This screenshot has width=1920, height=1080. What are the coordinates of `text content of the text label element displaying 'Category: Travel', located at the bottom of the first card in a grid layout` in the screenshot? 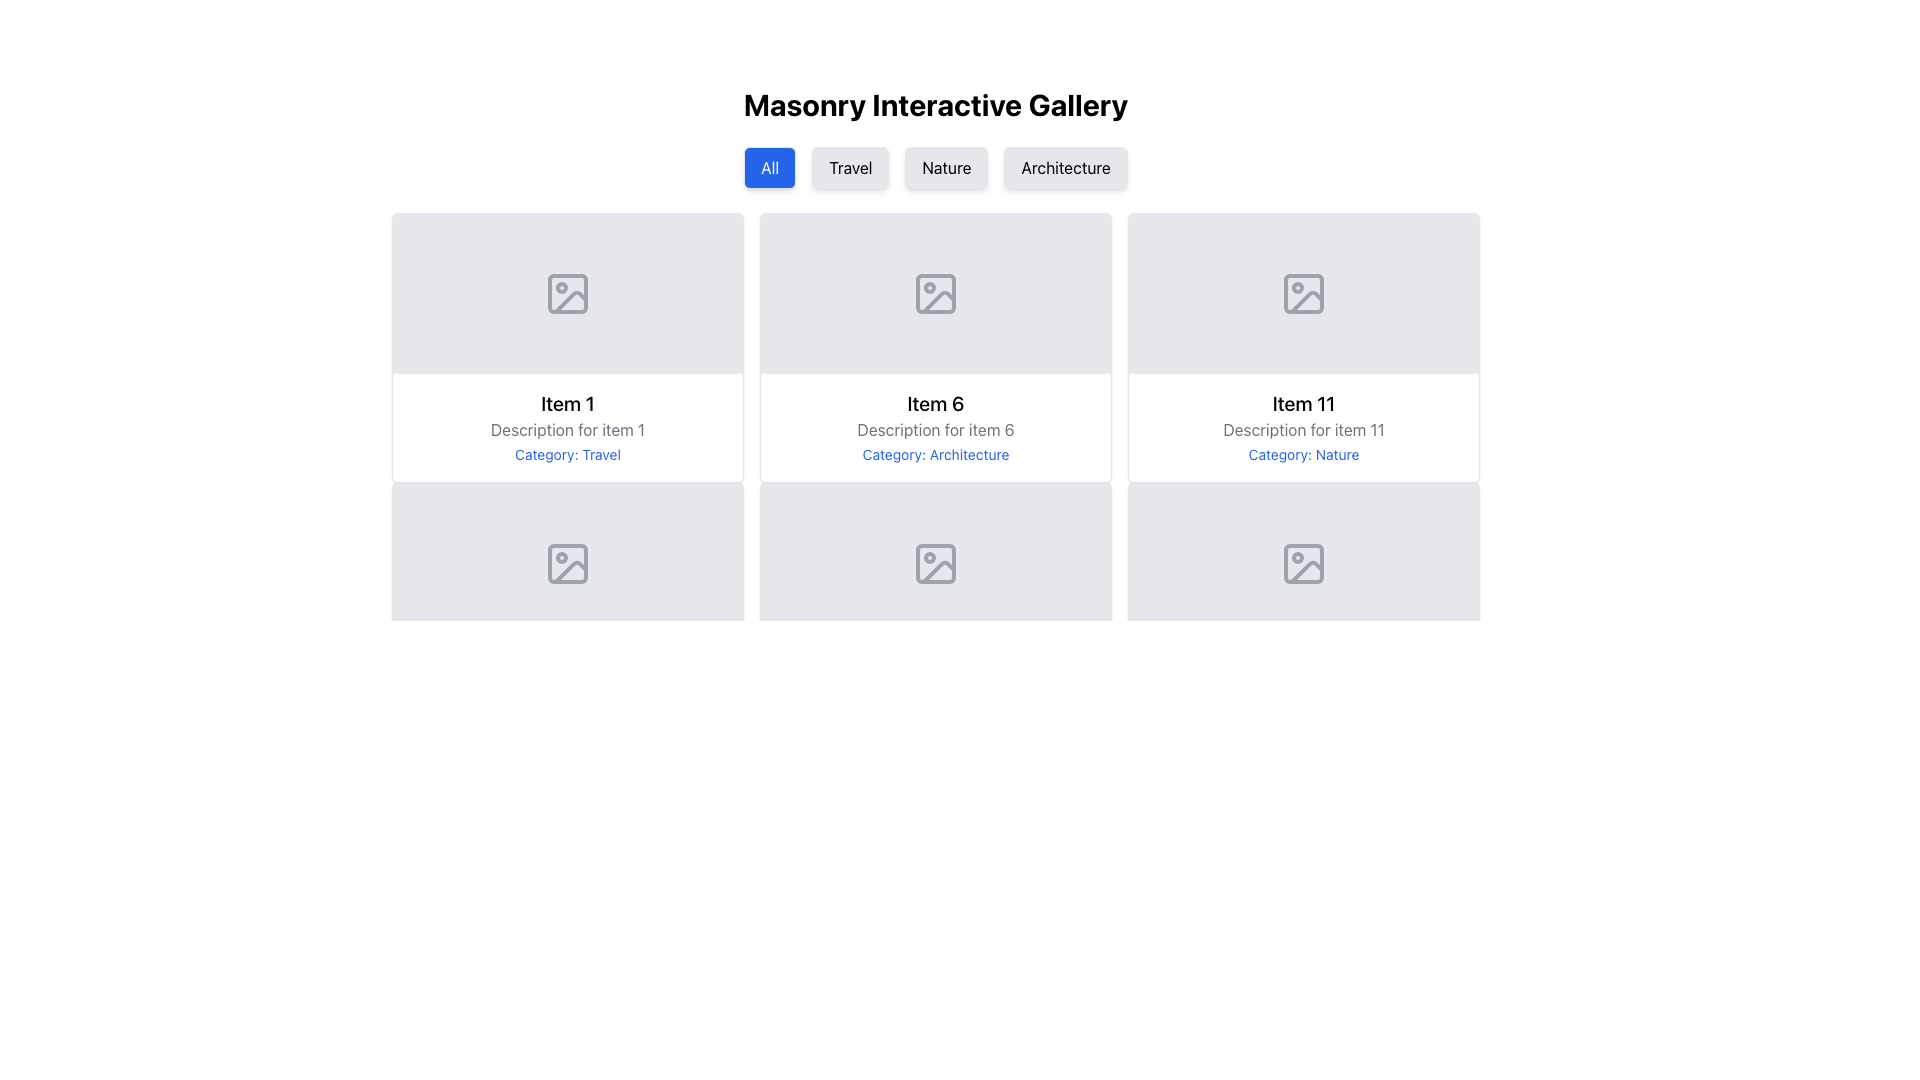 It's located at (566, 454).